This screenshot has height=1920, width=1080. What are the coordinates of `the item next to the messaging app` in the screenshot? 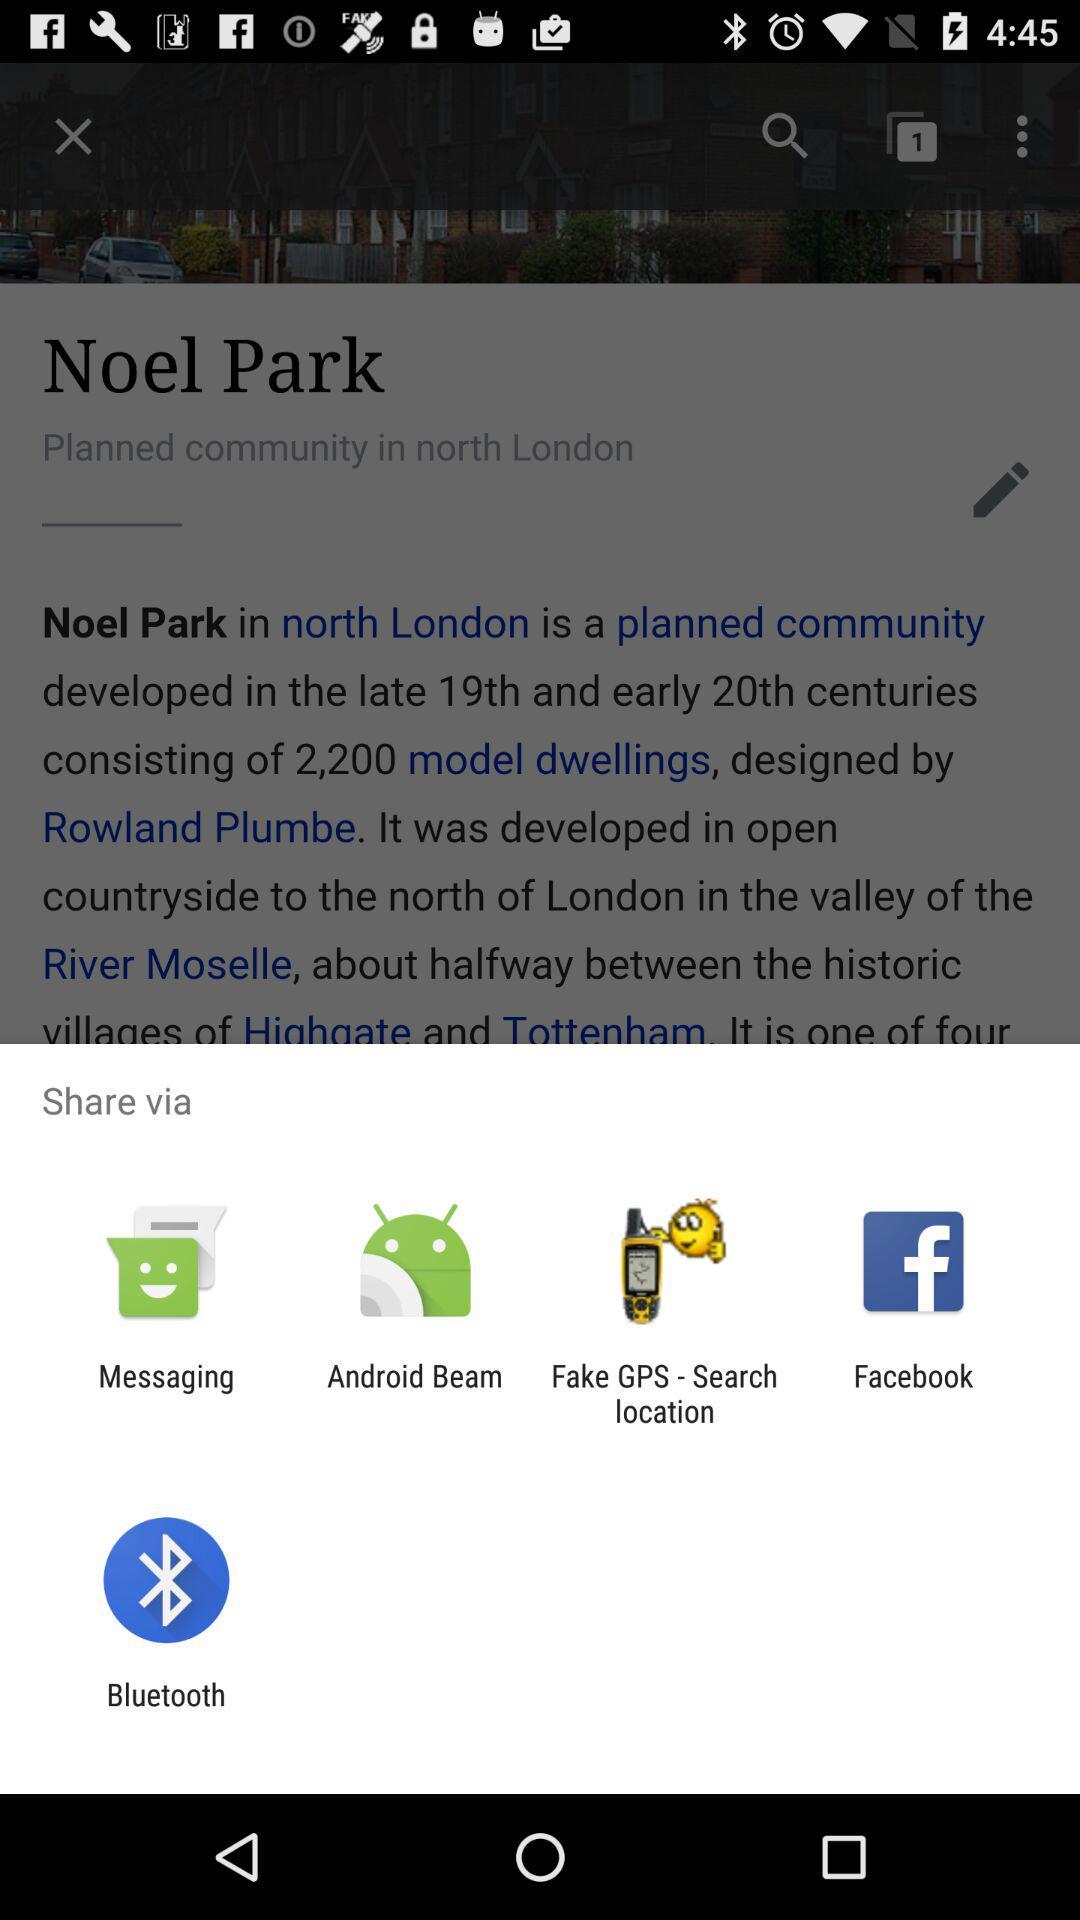 It's located at (414, 1392).